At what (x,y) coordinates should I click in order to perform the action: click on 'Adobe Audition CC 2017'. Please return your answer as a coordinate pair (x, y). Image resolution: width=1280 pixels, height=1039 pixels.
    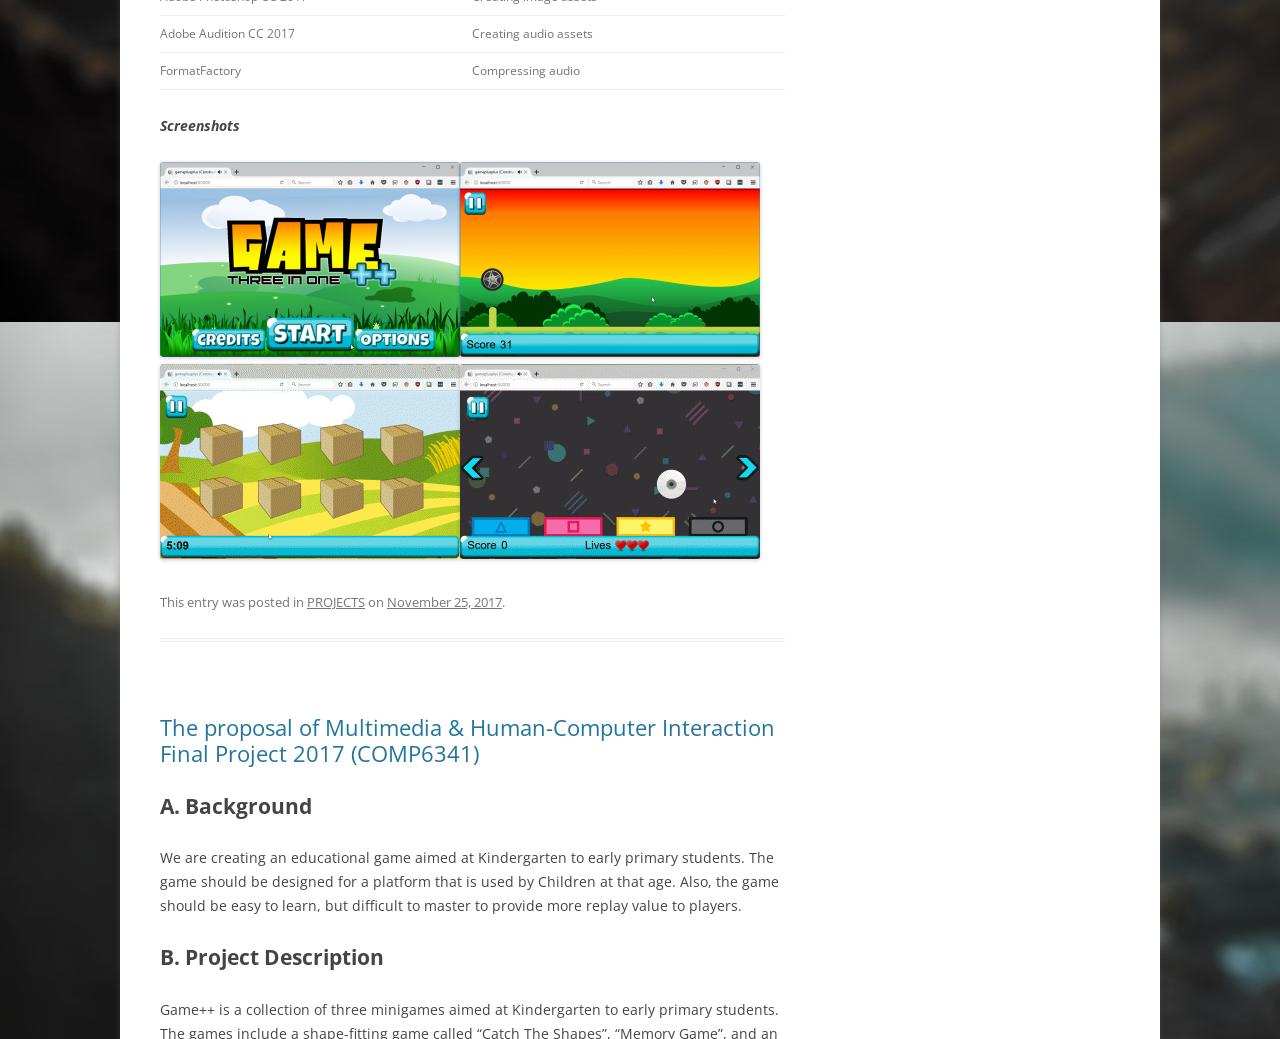
    Looking at the image, I should click on (160, 32).